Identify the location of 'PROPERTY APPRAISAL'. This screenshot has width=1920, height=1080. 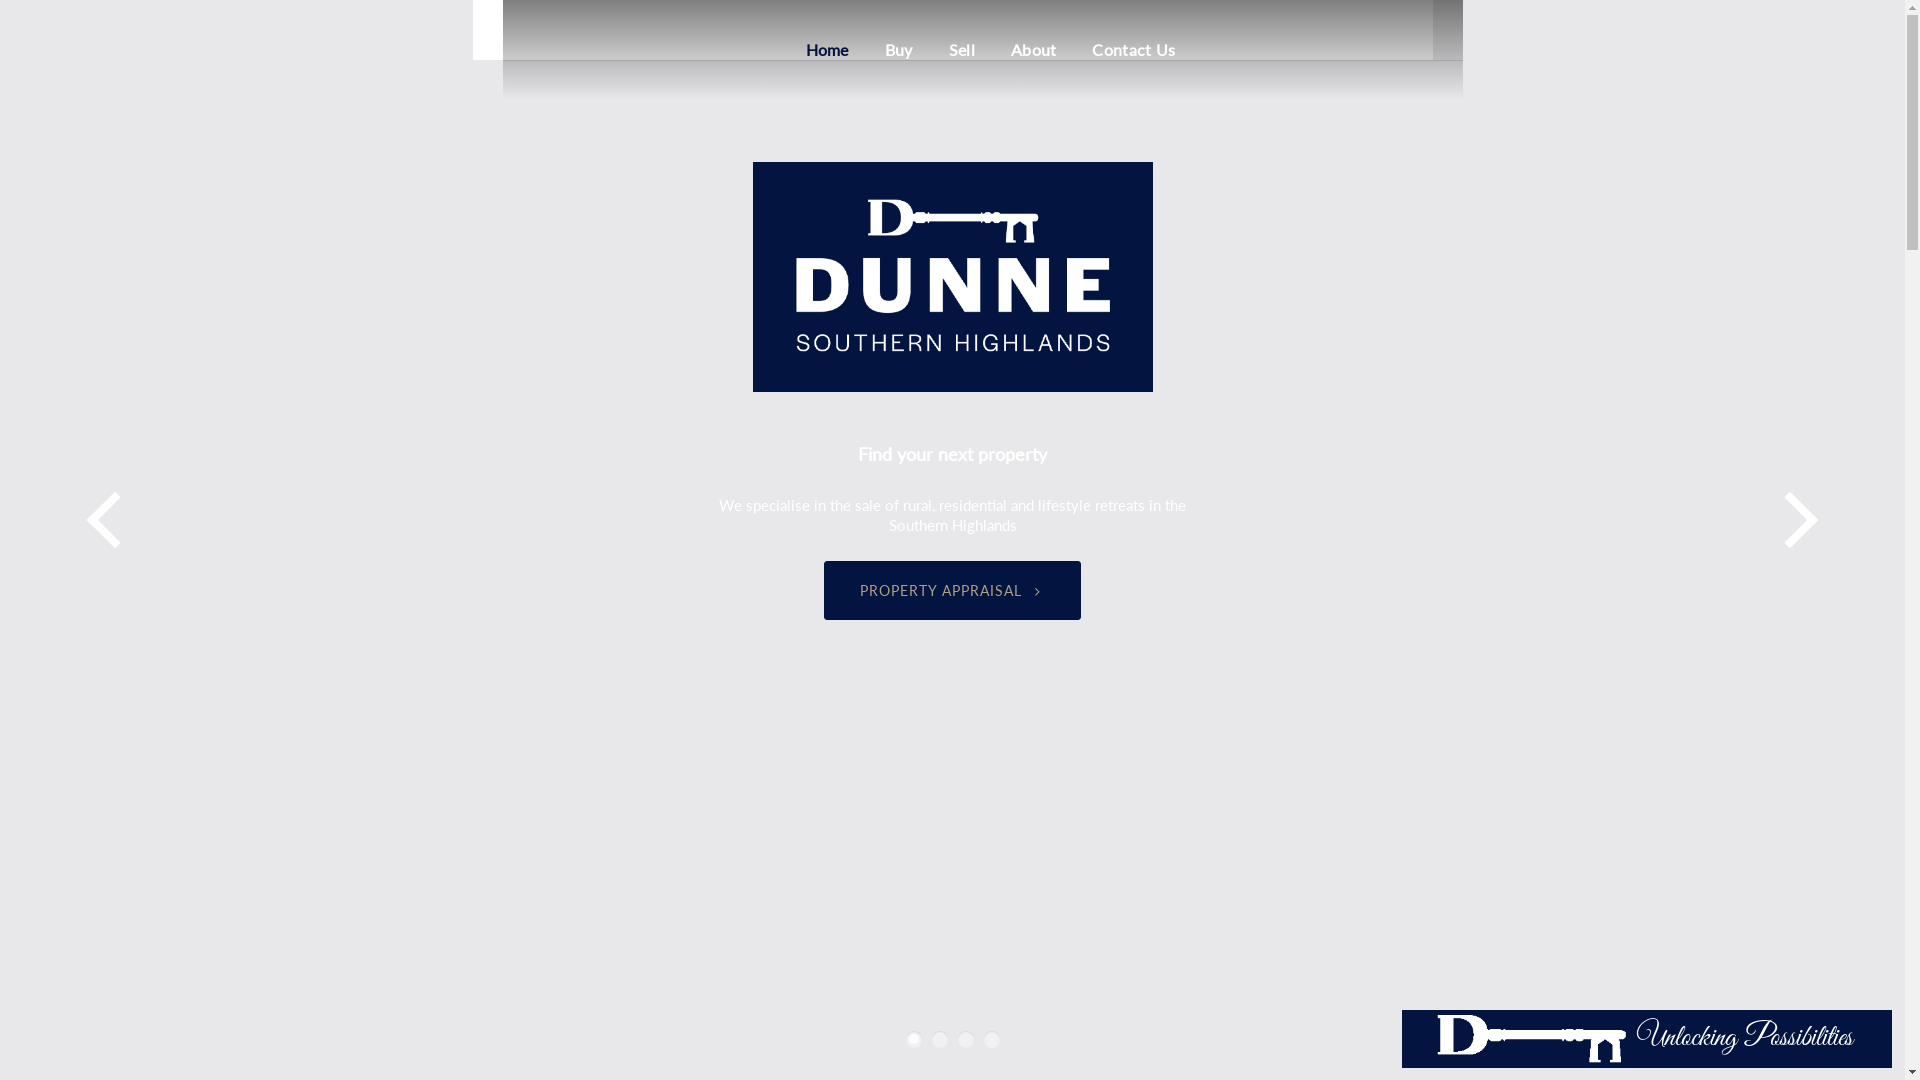
(951, 589).